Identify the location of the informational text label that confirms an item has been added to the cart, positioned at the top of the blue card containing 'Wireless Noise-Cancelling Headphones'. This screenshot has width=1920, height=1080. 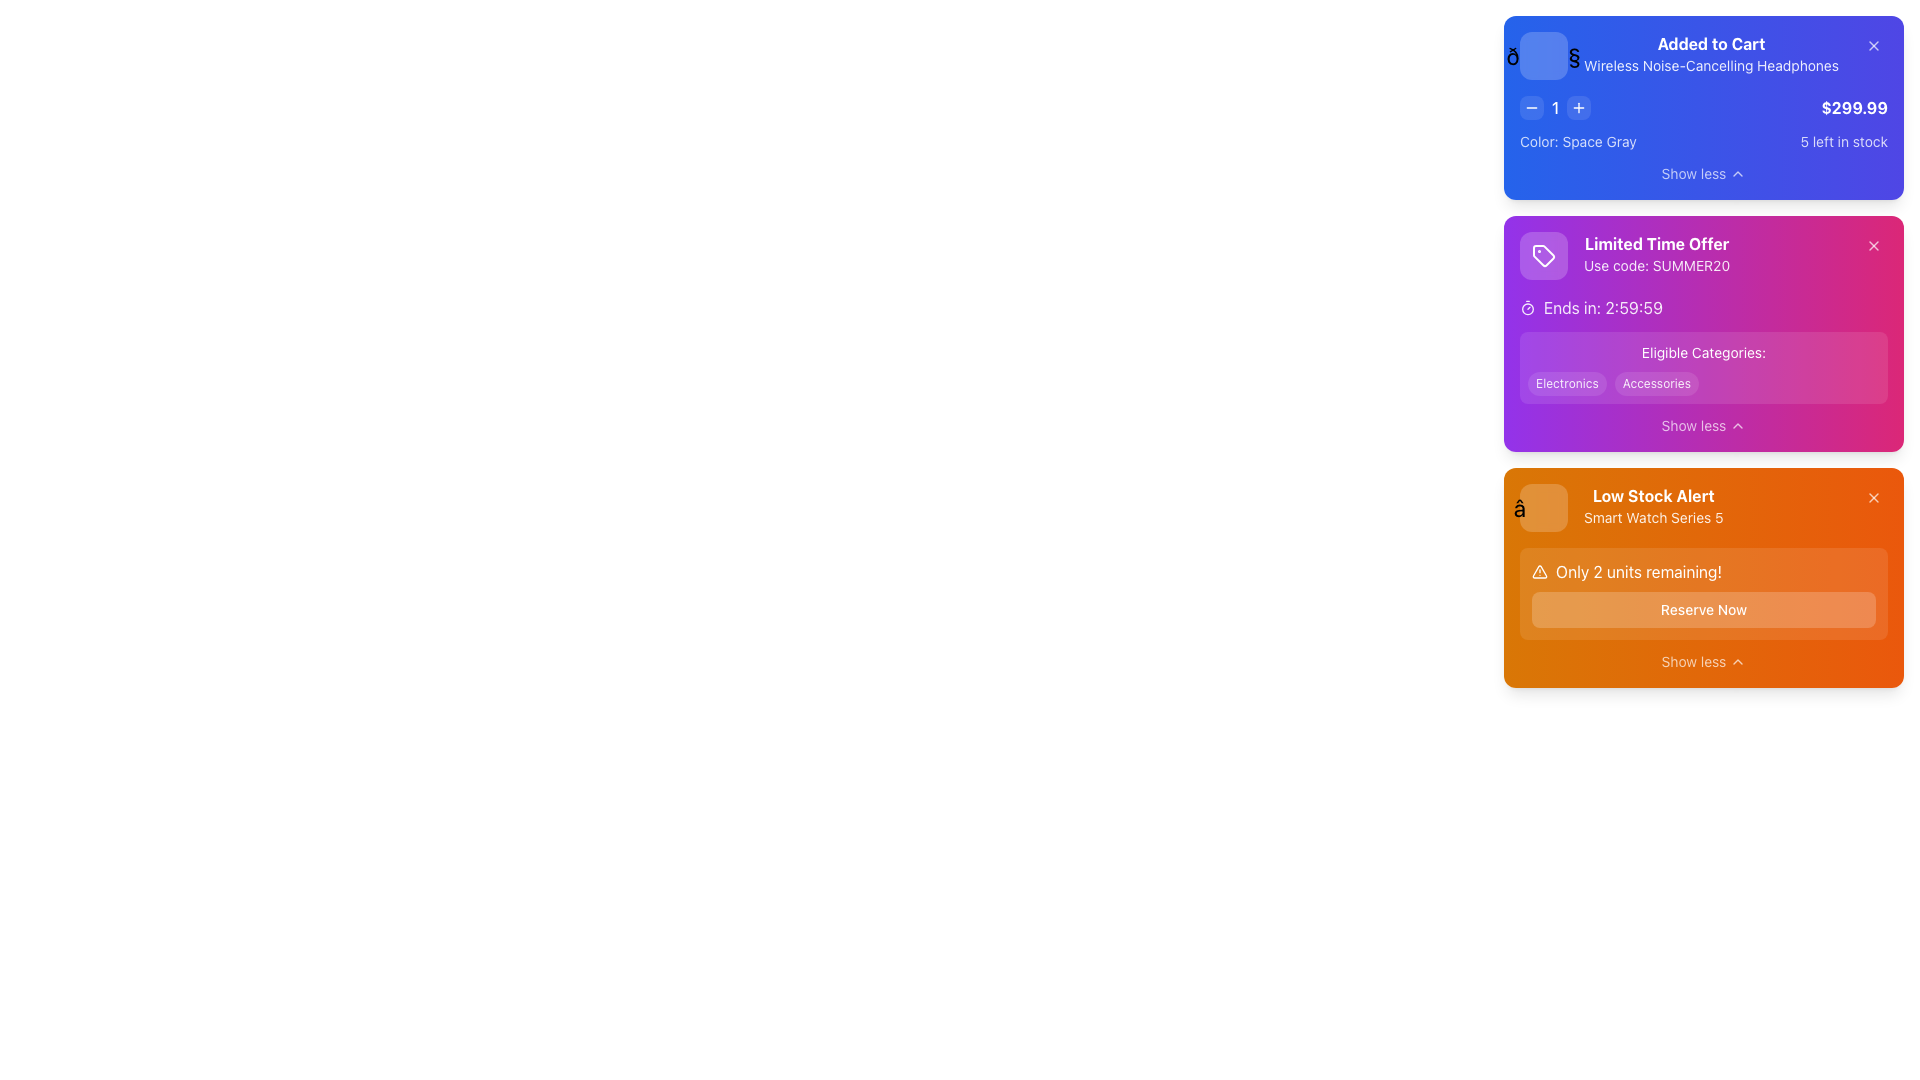
(1710, 43).